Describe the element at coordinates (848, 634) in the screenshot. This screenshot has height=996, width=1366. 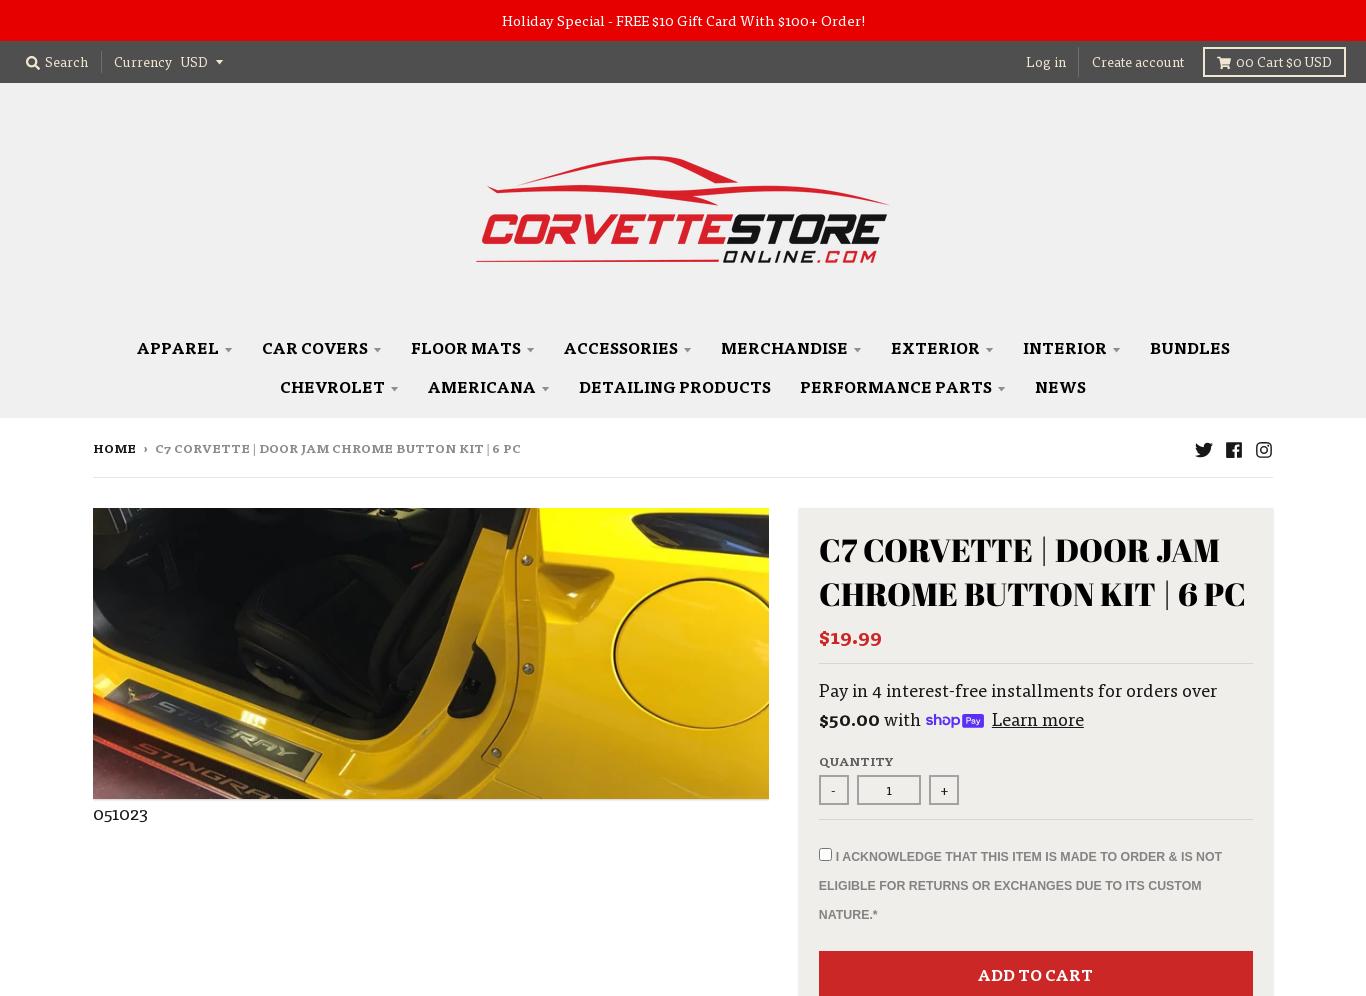
I see `'$19.99'` at that location.